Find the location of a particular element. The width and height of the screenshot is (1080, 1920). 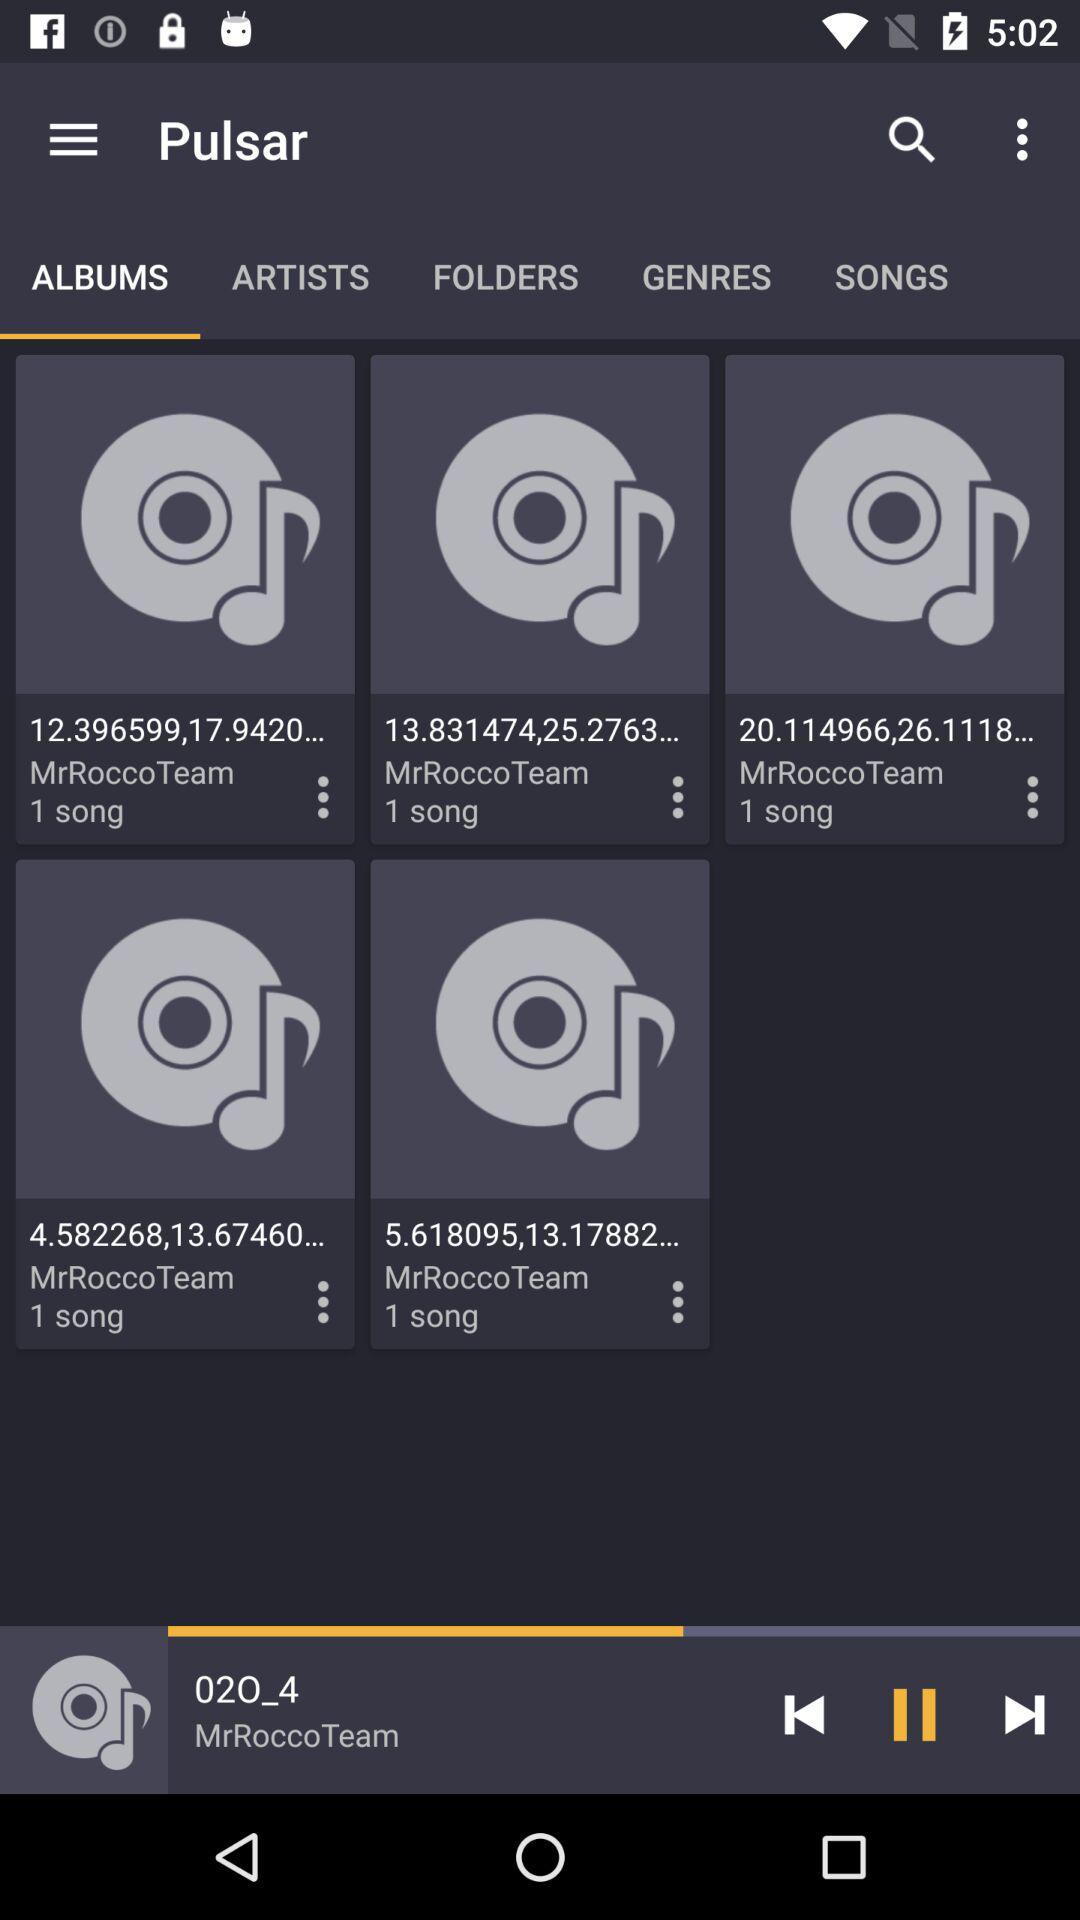

the icon above songs icon is located at coordinates (911, 138).